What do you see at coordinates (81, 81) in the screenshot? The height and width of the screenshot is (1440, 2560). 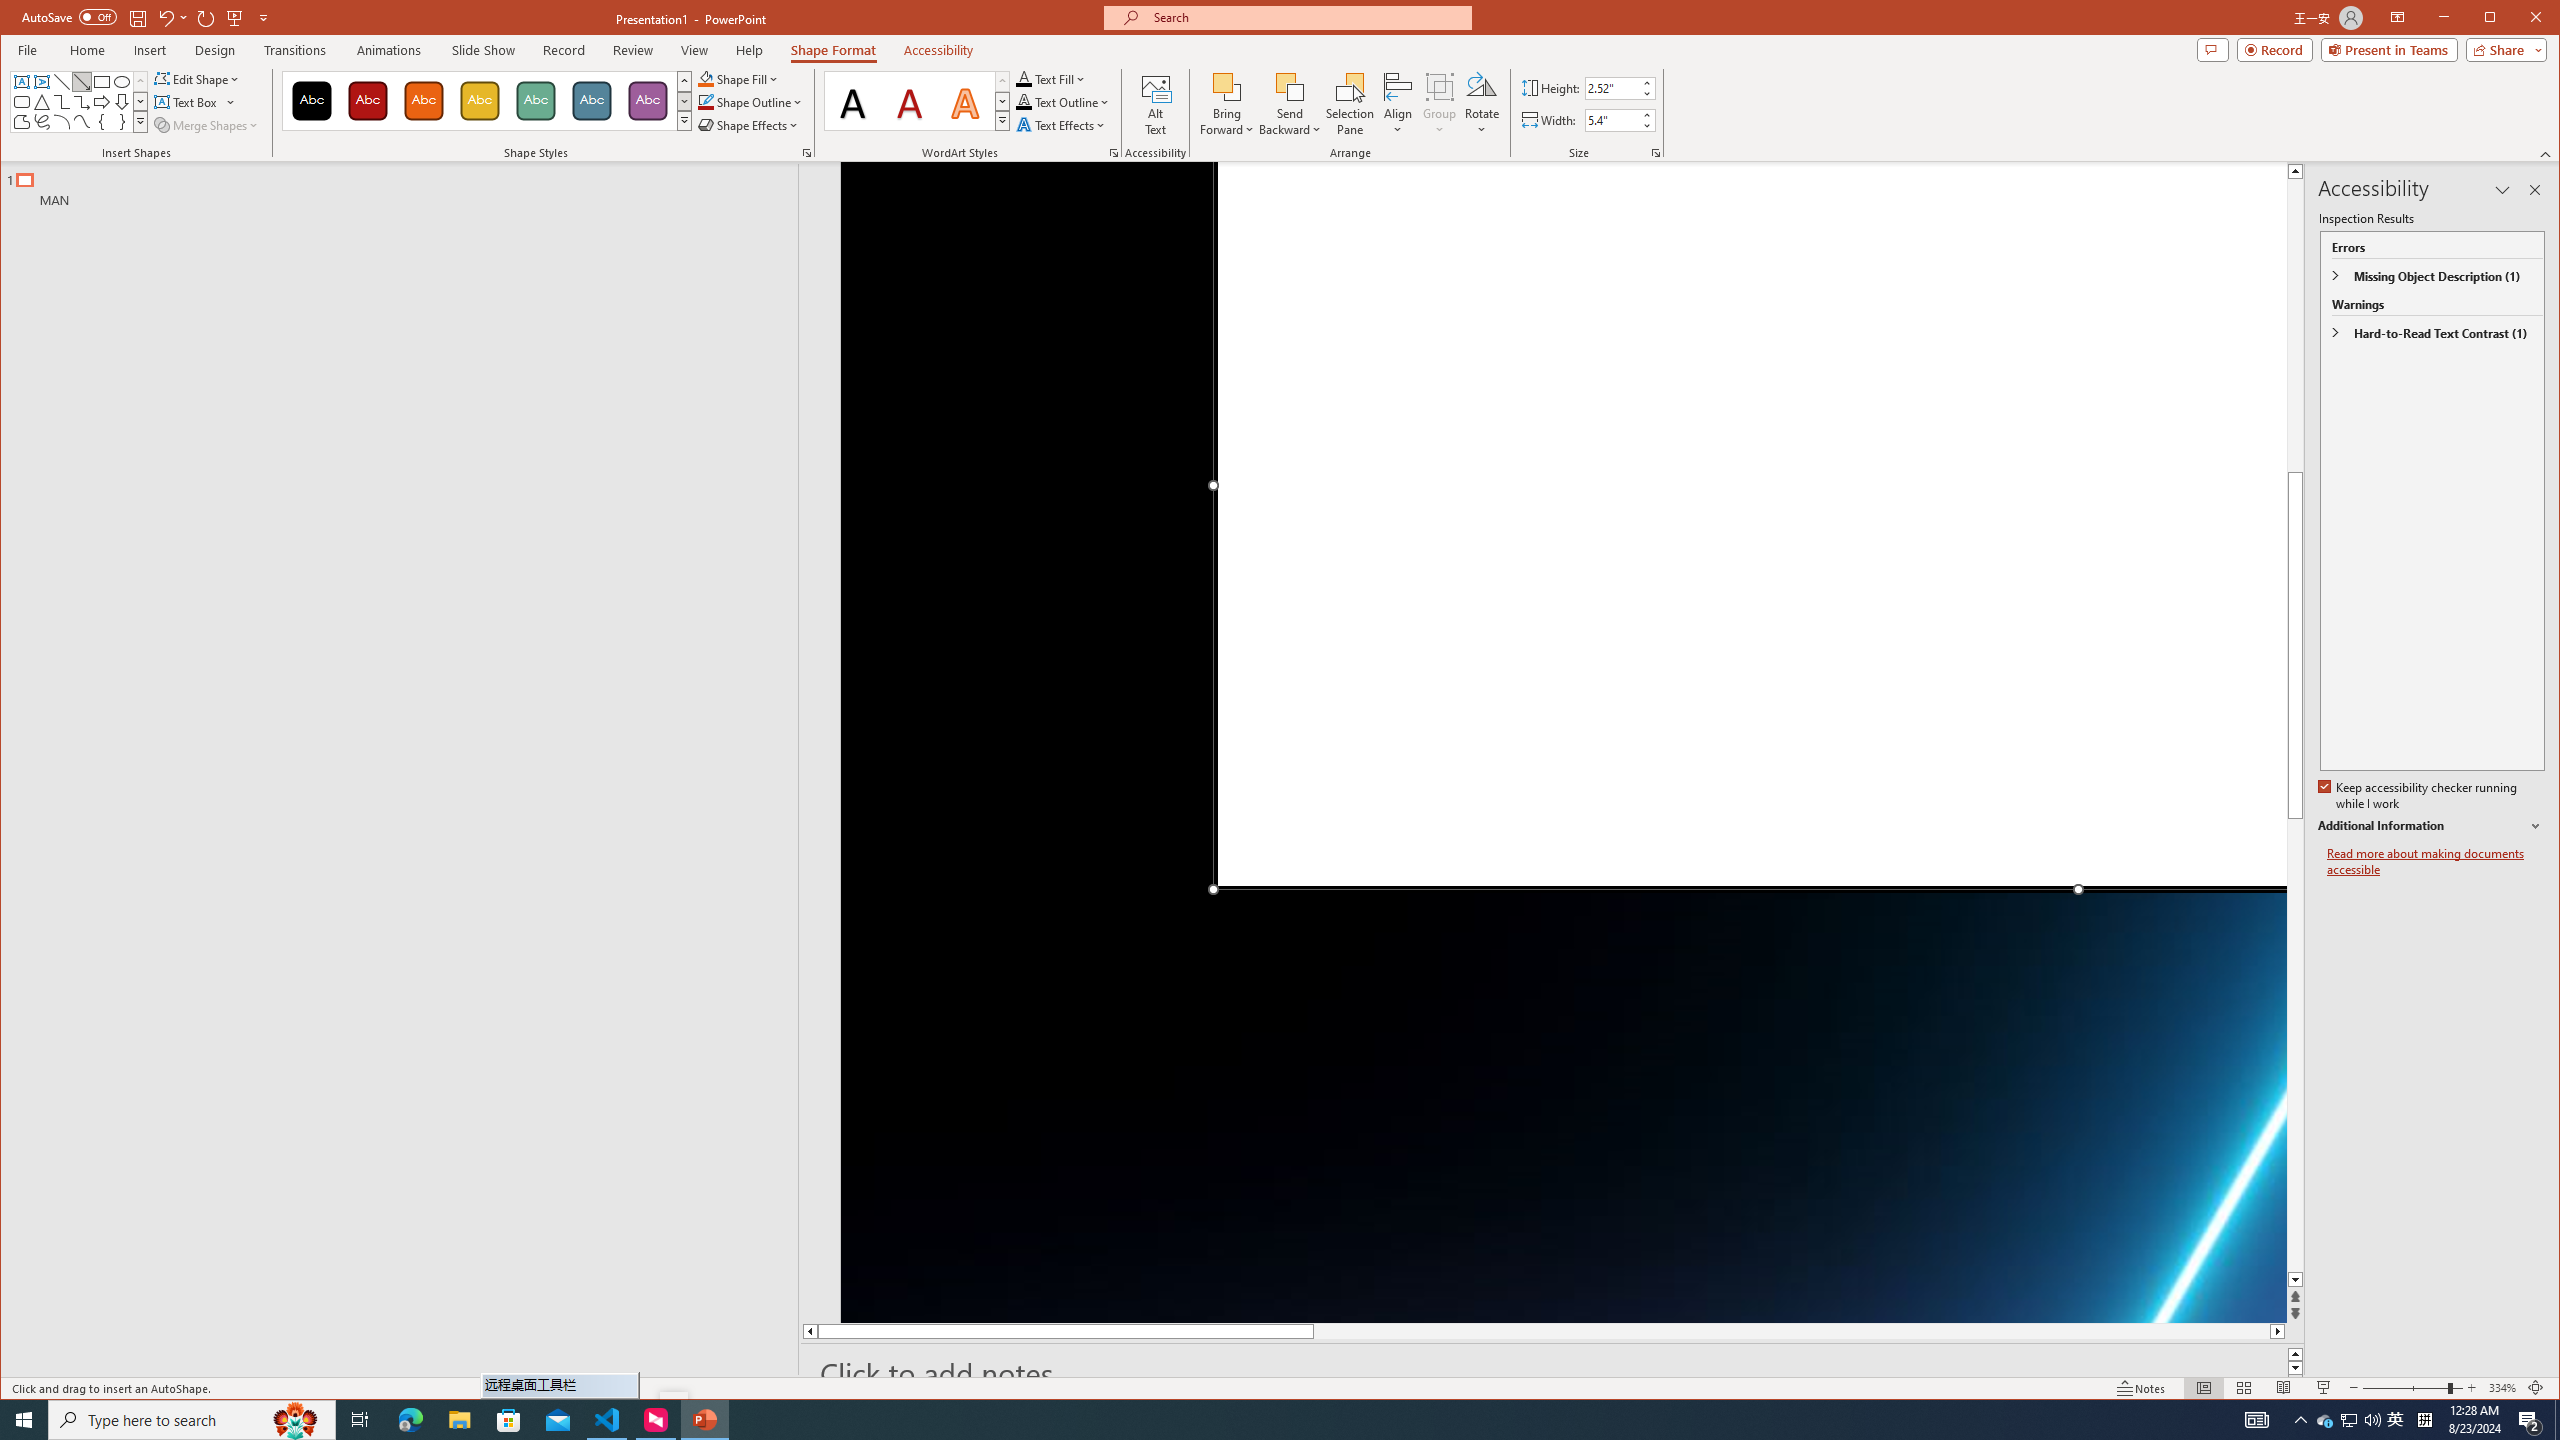 I see `'Line Arrow'` at bounding box center [81, 81].